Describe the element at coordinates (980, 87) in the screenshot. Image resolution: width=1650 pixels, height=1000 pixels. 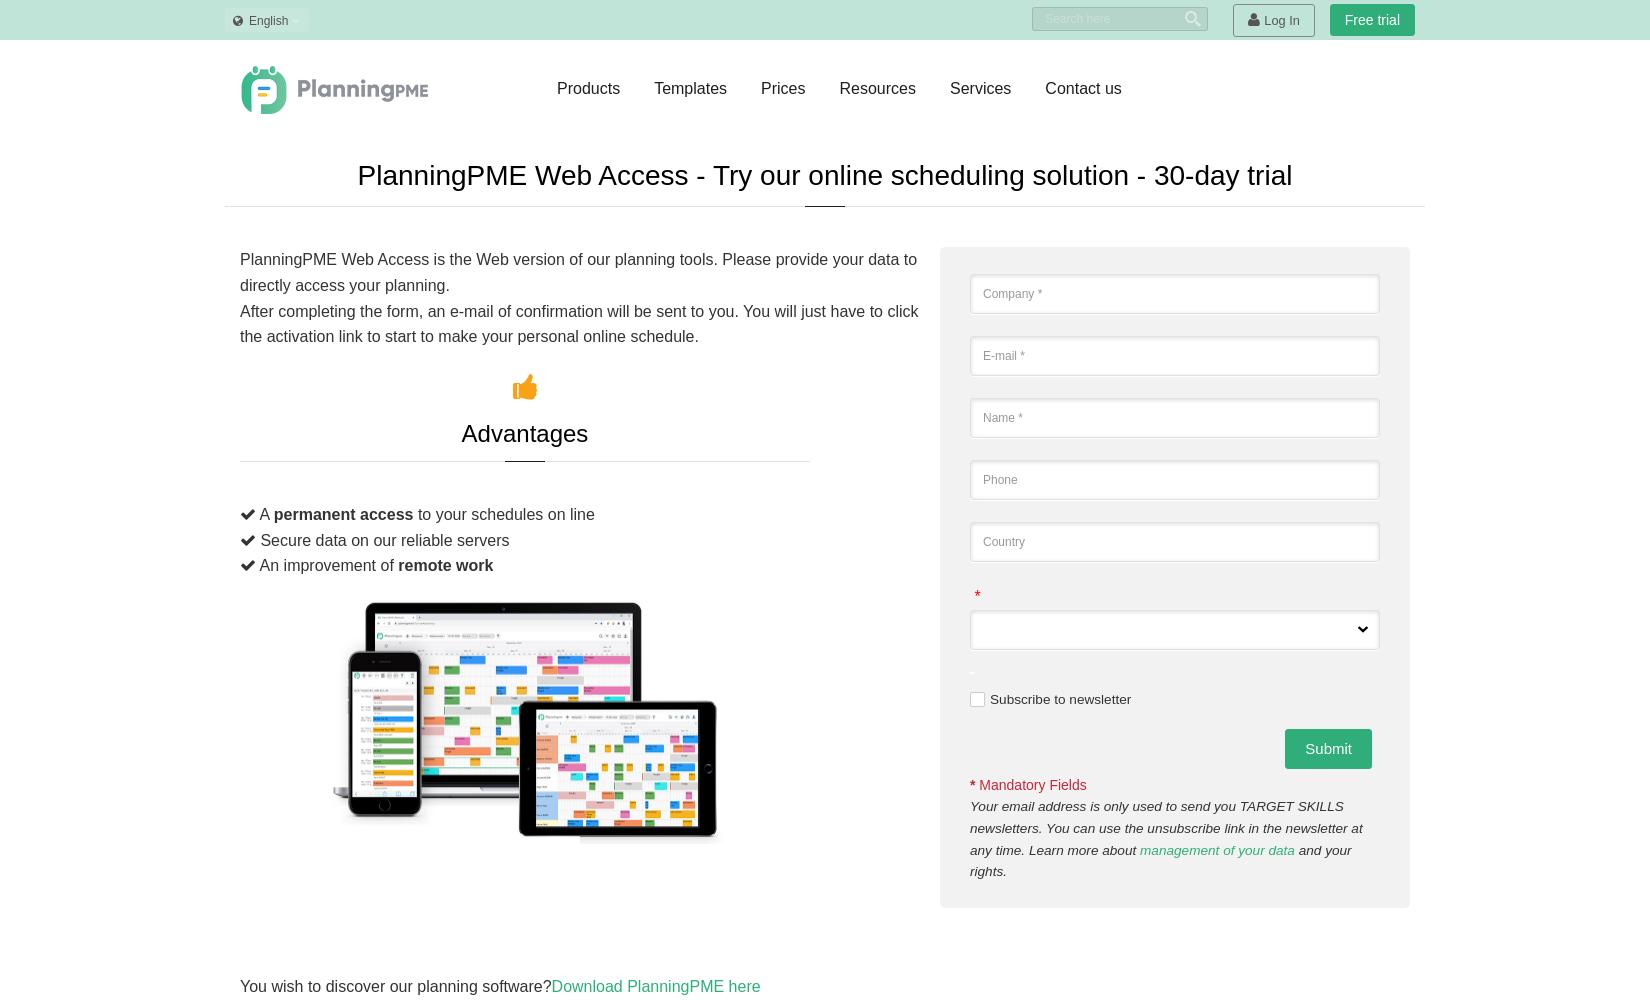
I see `'Services'` at that location.